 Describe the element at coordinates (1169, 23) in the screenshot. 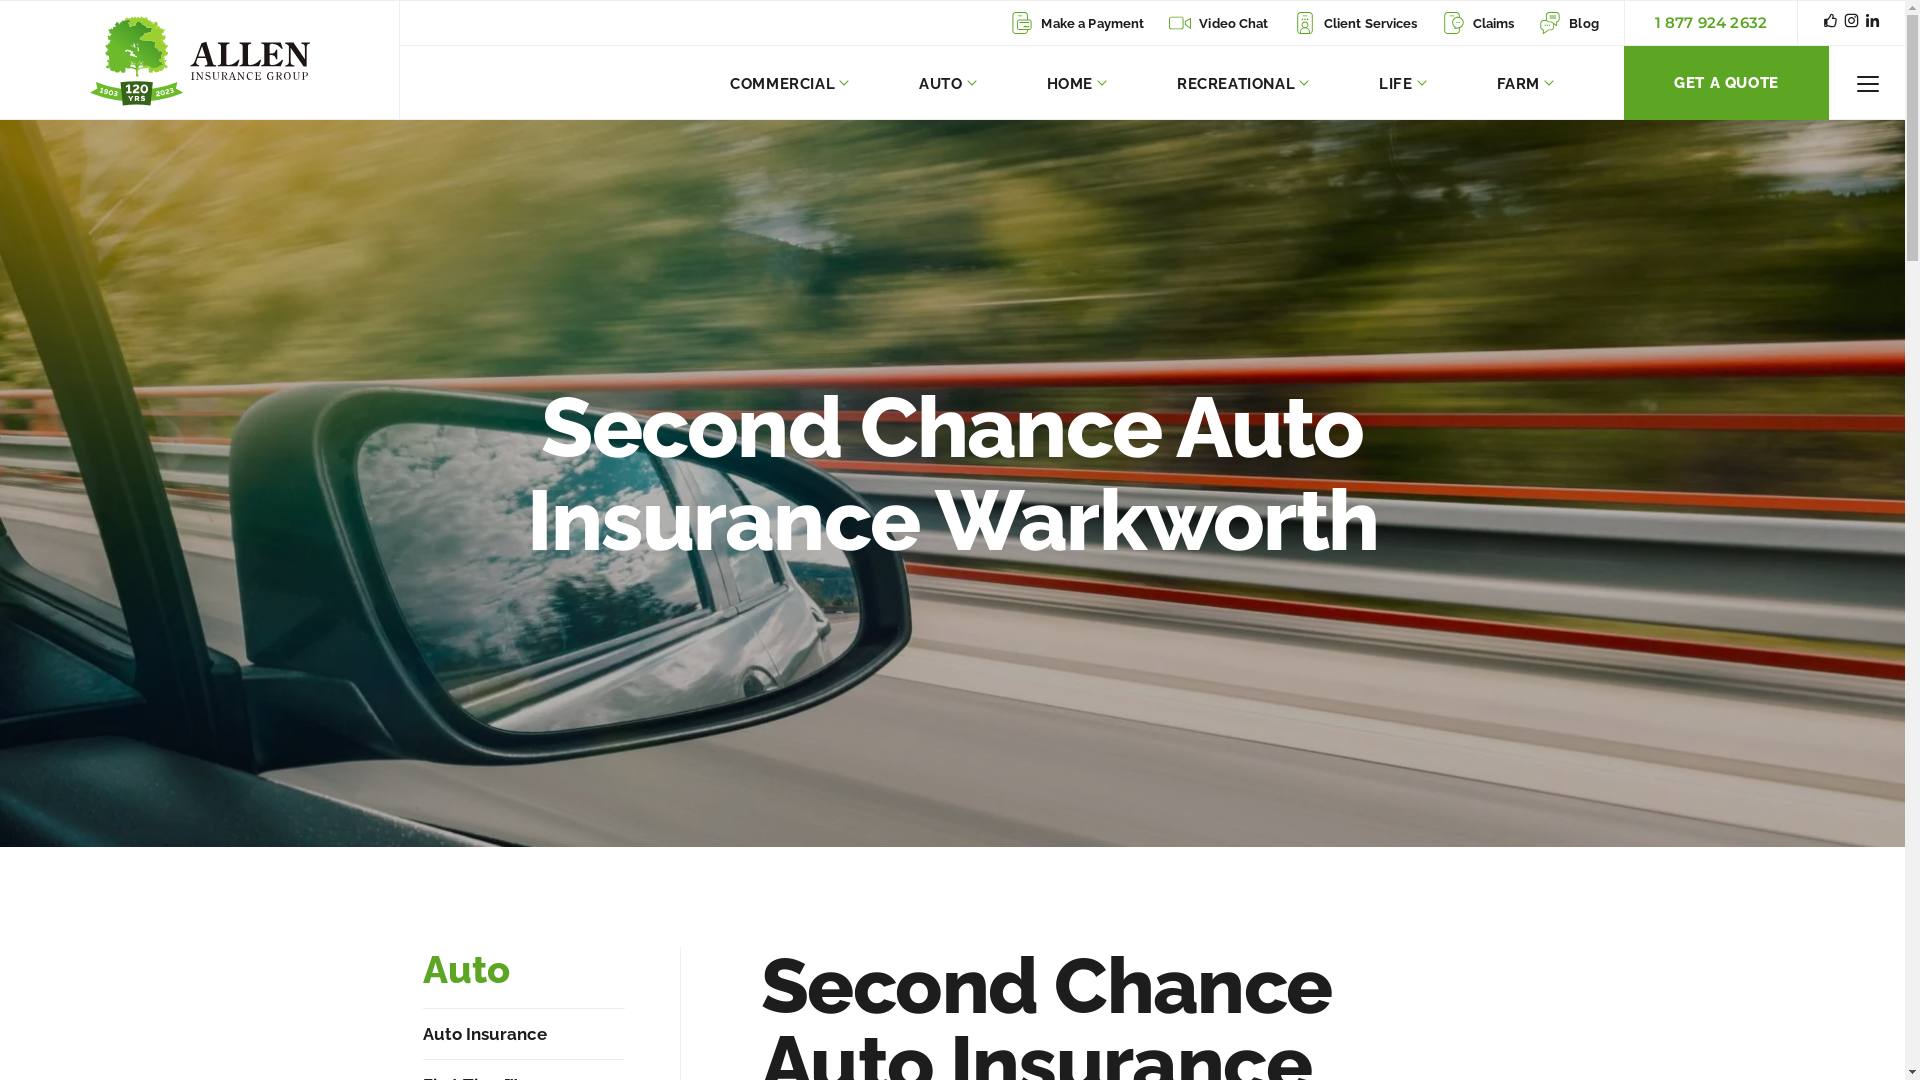

I see `'Video Chat'` at that location.